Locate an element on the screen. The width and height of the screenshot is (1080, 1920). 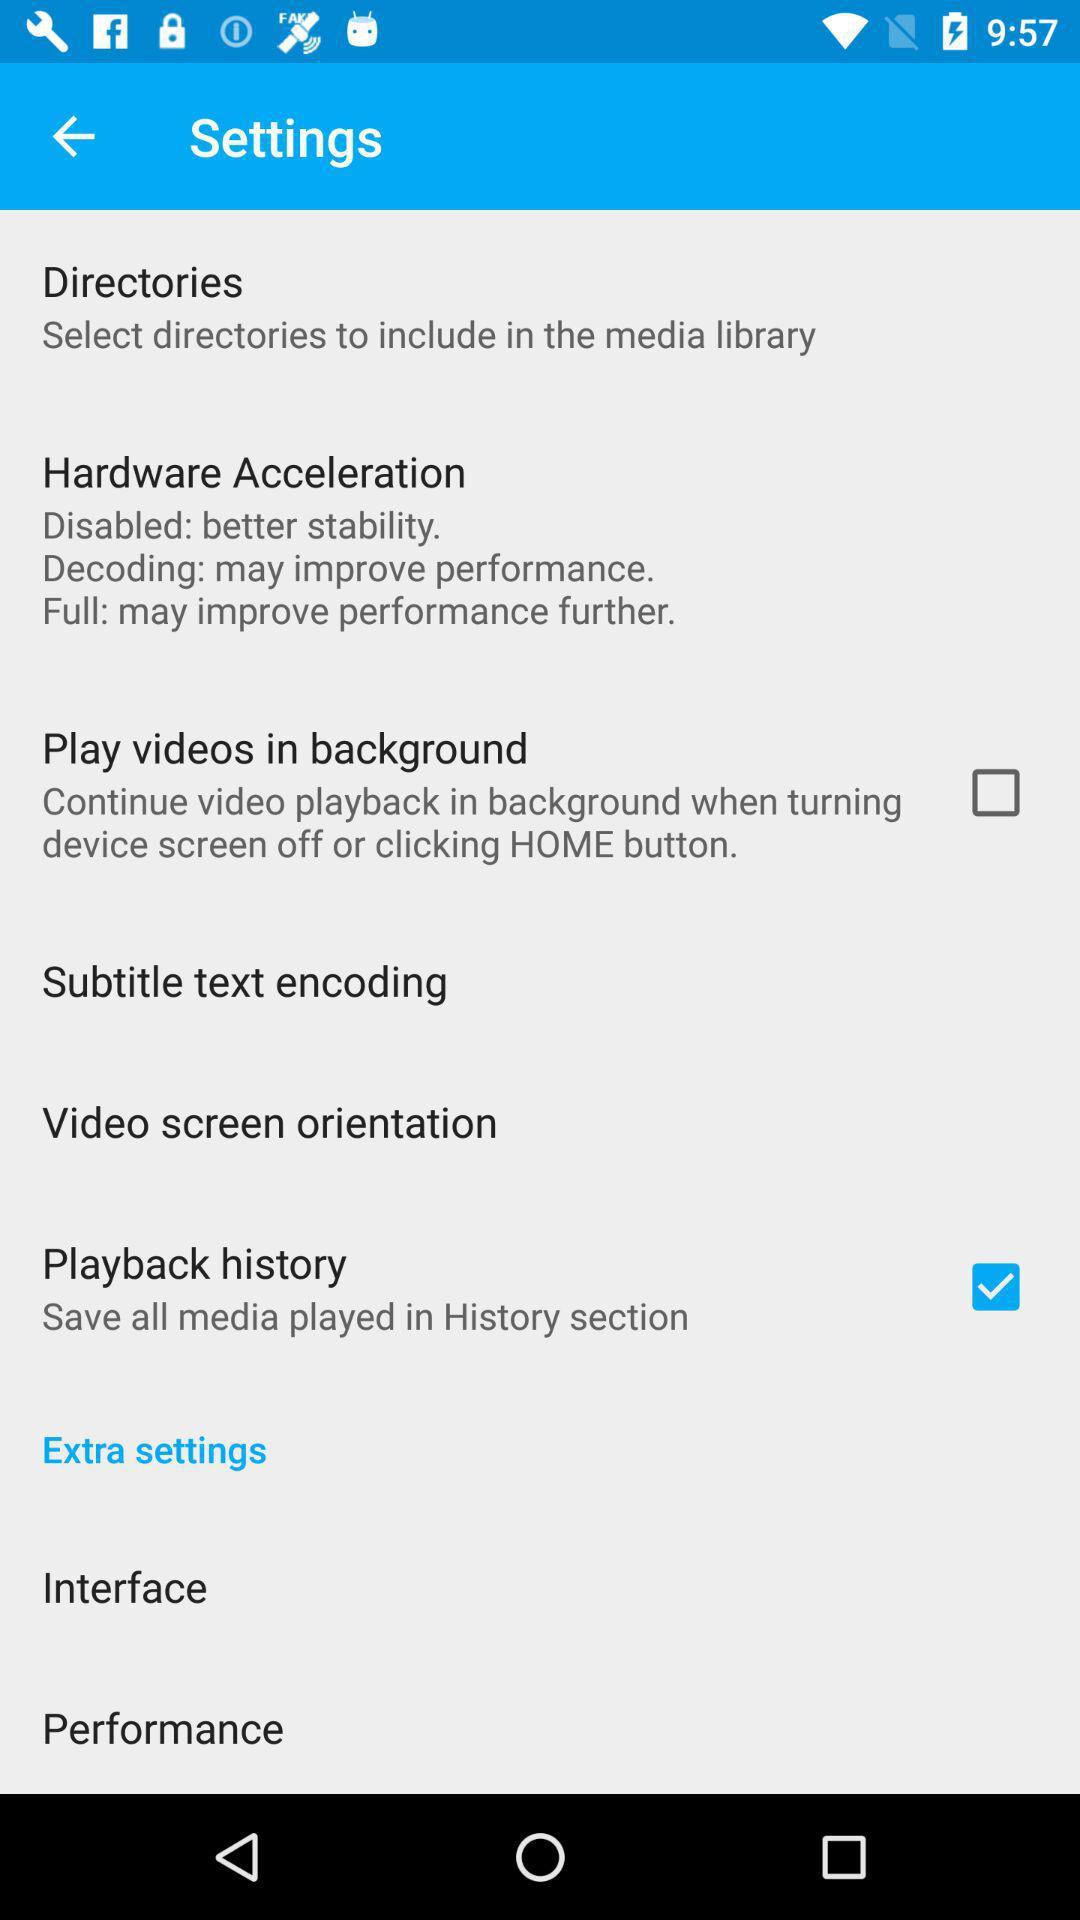
icon which is right to text play back history is located at coordinates (995, 1286).